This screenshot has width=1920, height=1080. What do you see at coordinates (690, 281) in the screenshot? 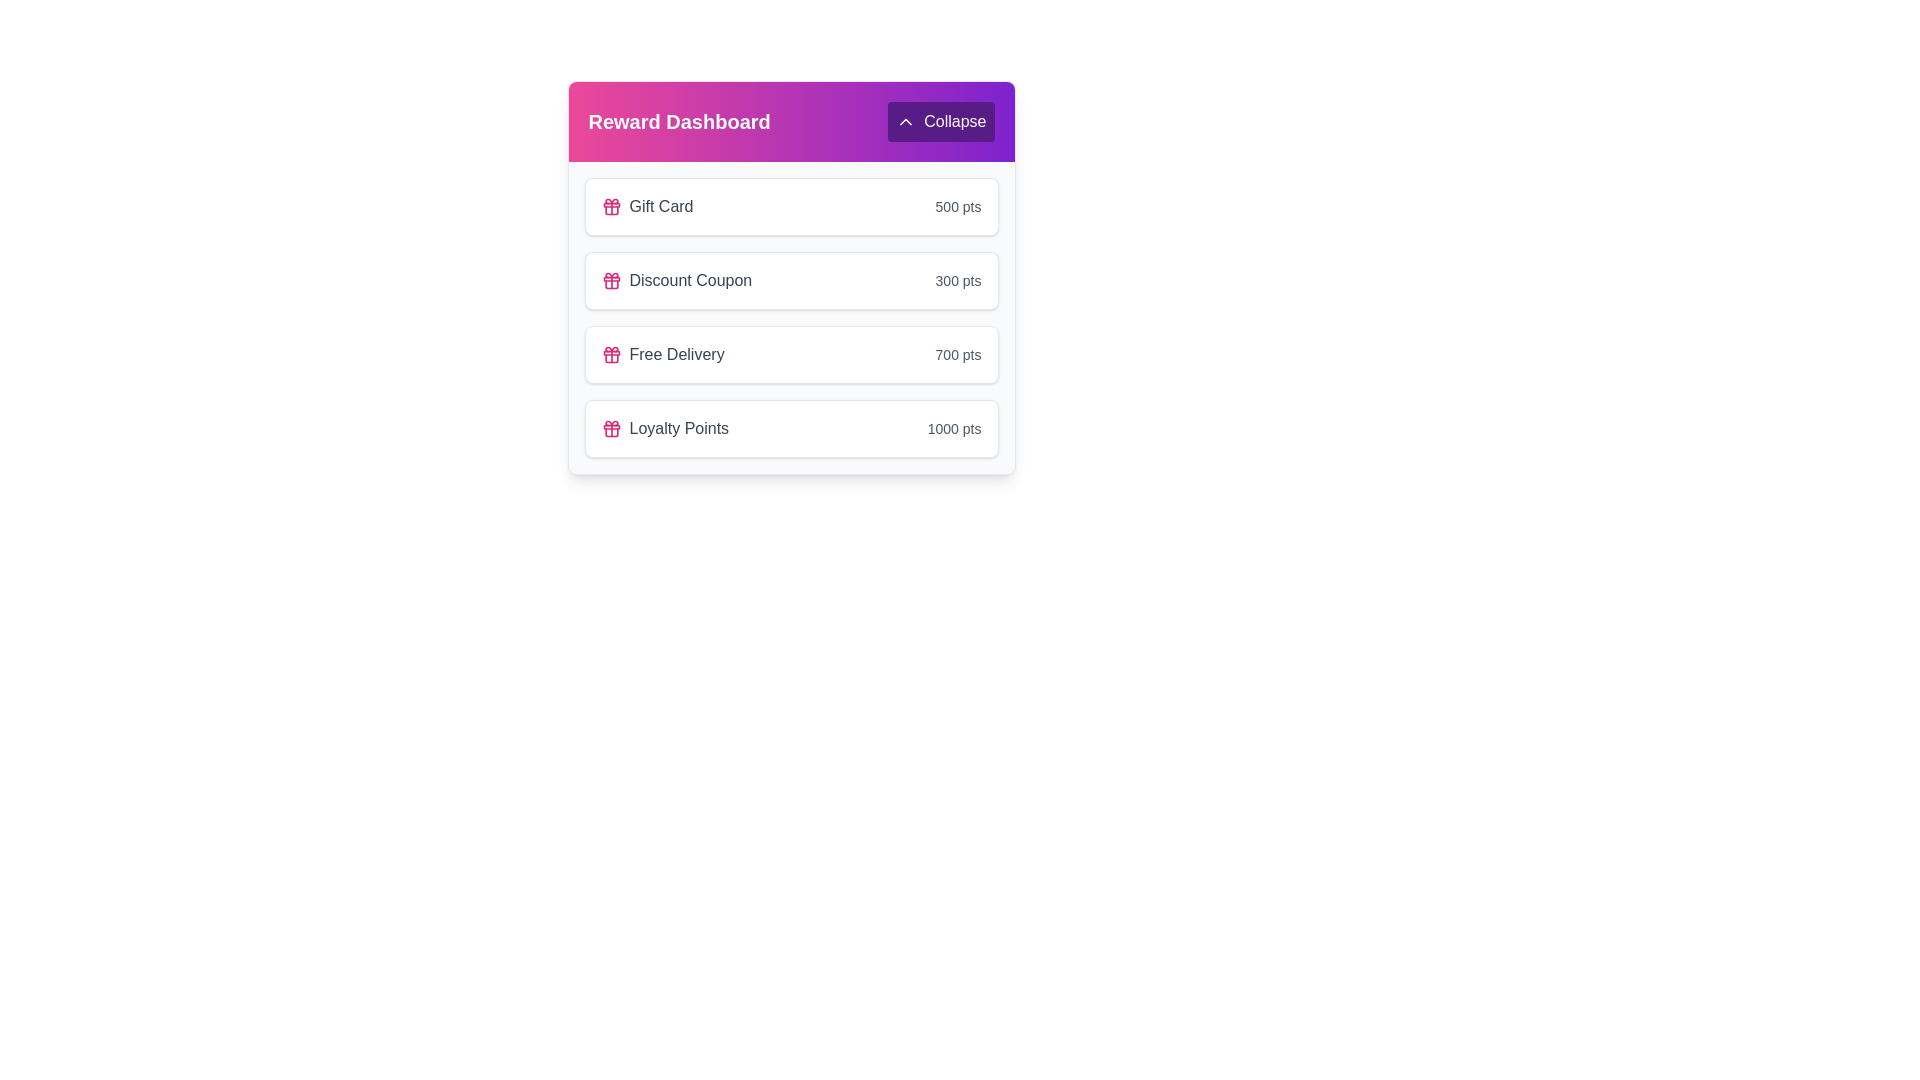
I see `the 'Discount Coupon' text label, which is the second label in the vertical list under the 'Reward Dashboard' section` at bounding box center [690, 281].